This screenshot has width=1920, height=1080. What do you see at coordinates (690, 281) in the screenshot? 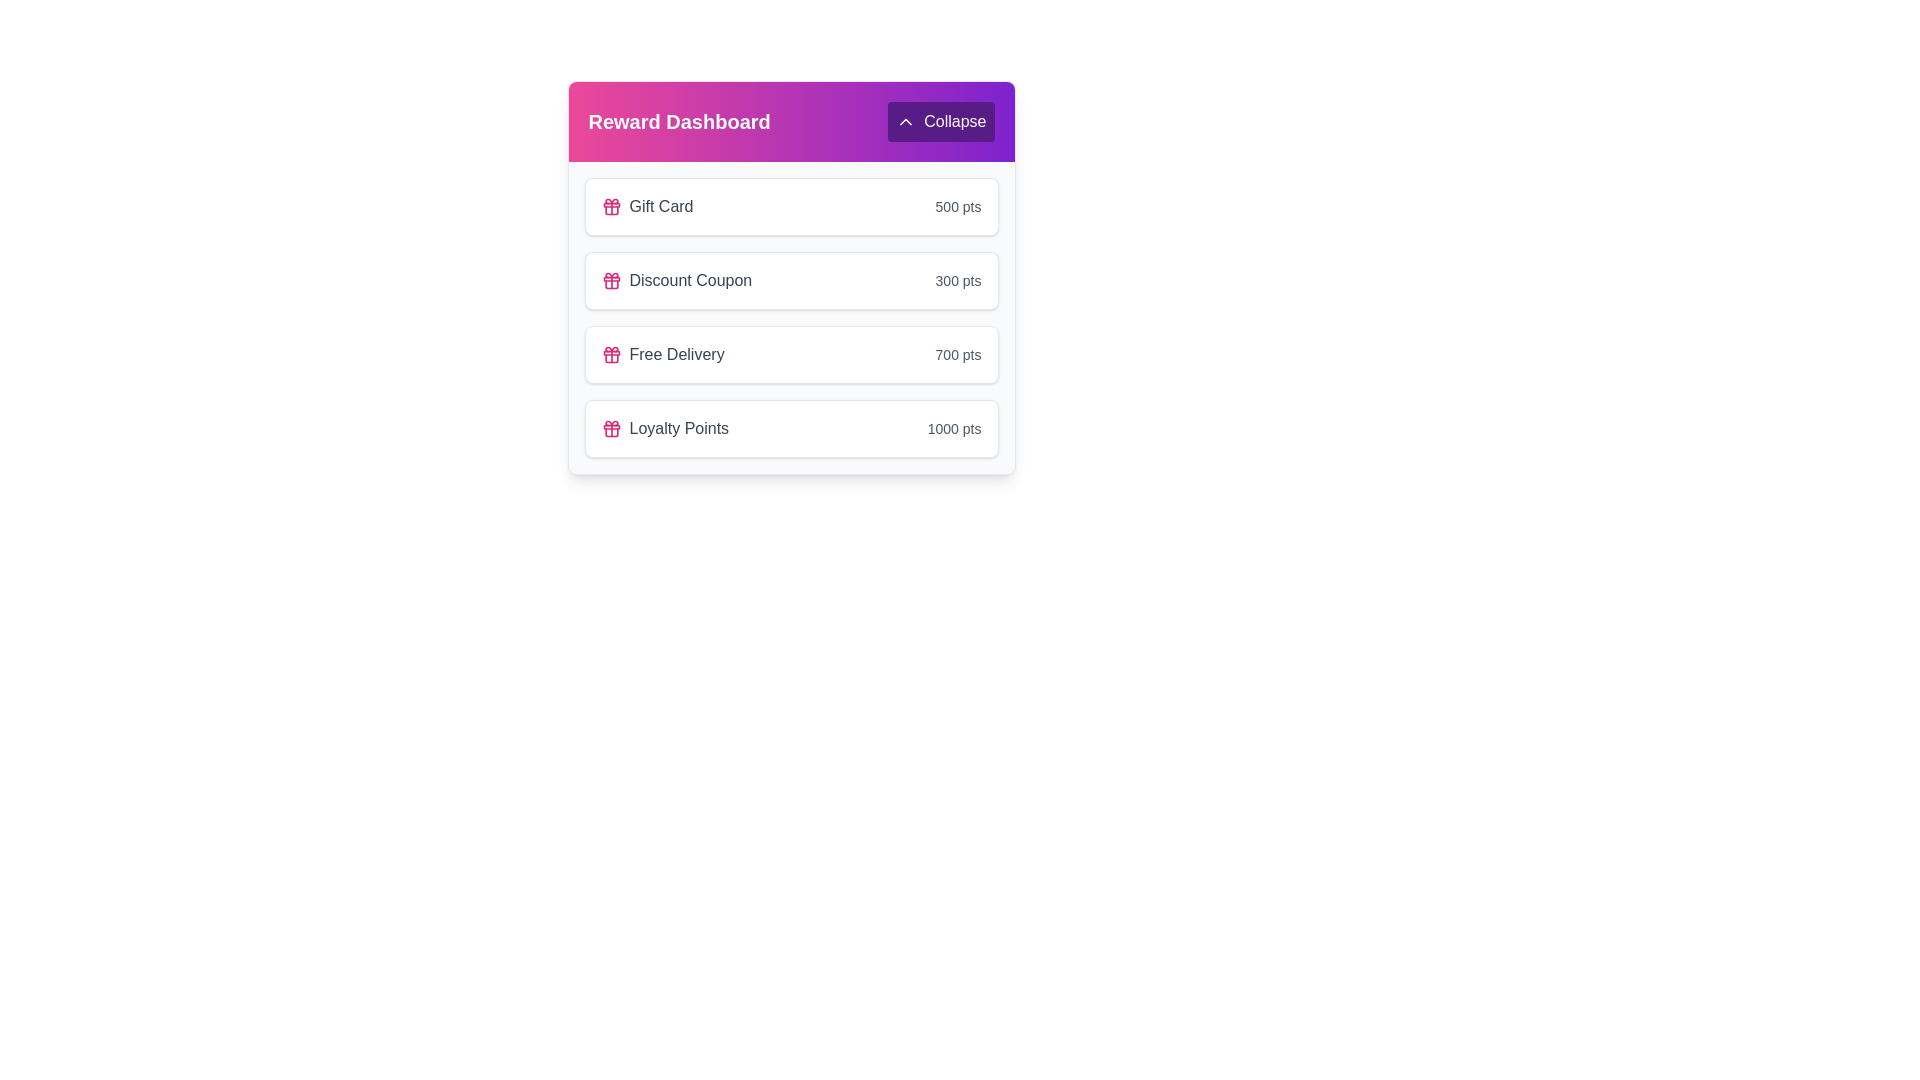
I see `the 'Discount Coupon' text label, which is the second label in the vertical list under the 'Reward Dashboard' section` at bounding box center [690, 281].